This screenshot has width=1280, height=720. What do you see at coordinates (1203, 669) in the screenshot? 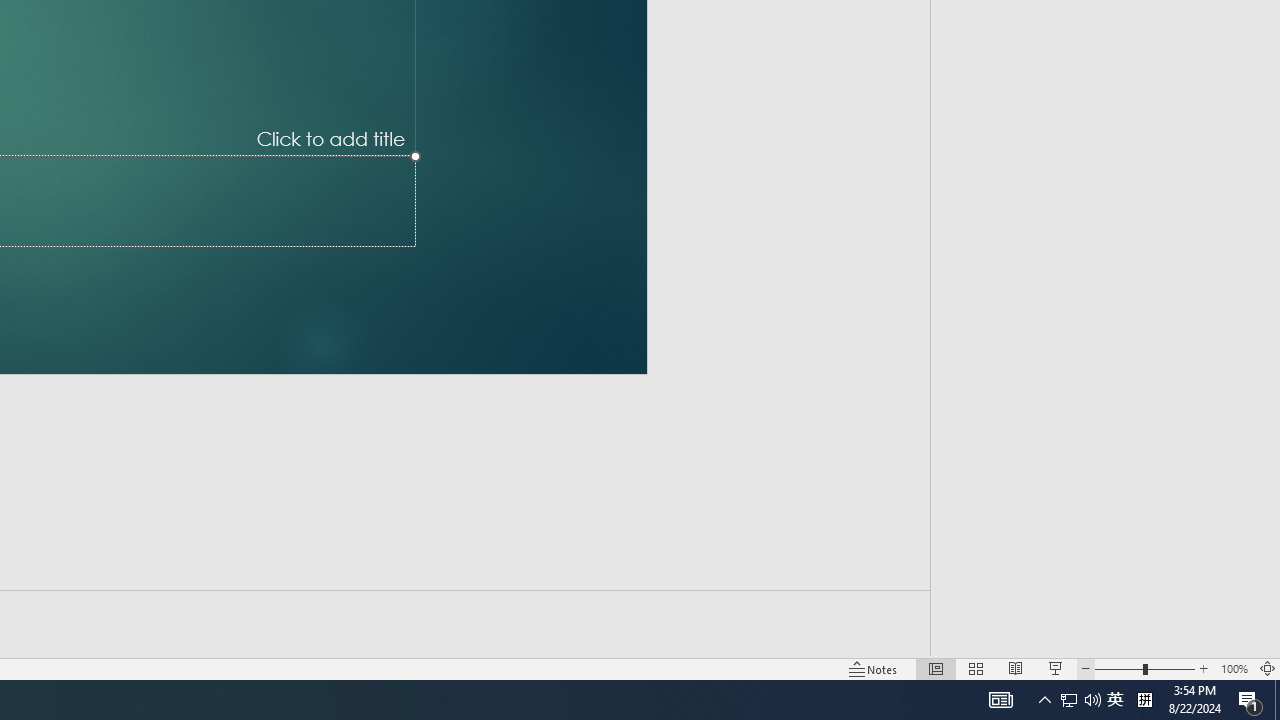
I see `'Zoom In'` at bounding box center [1203, 669].